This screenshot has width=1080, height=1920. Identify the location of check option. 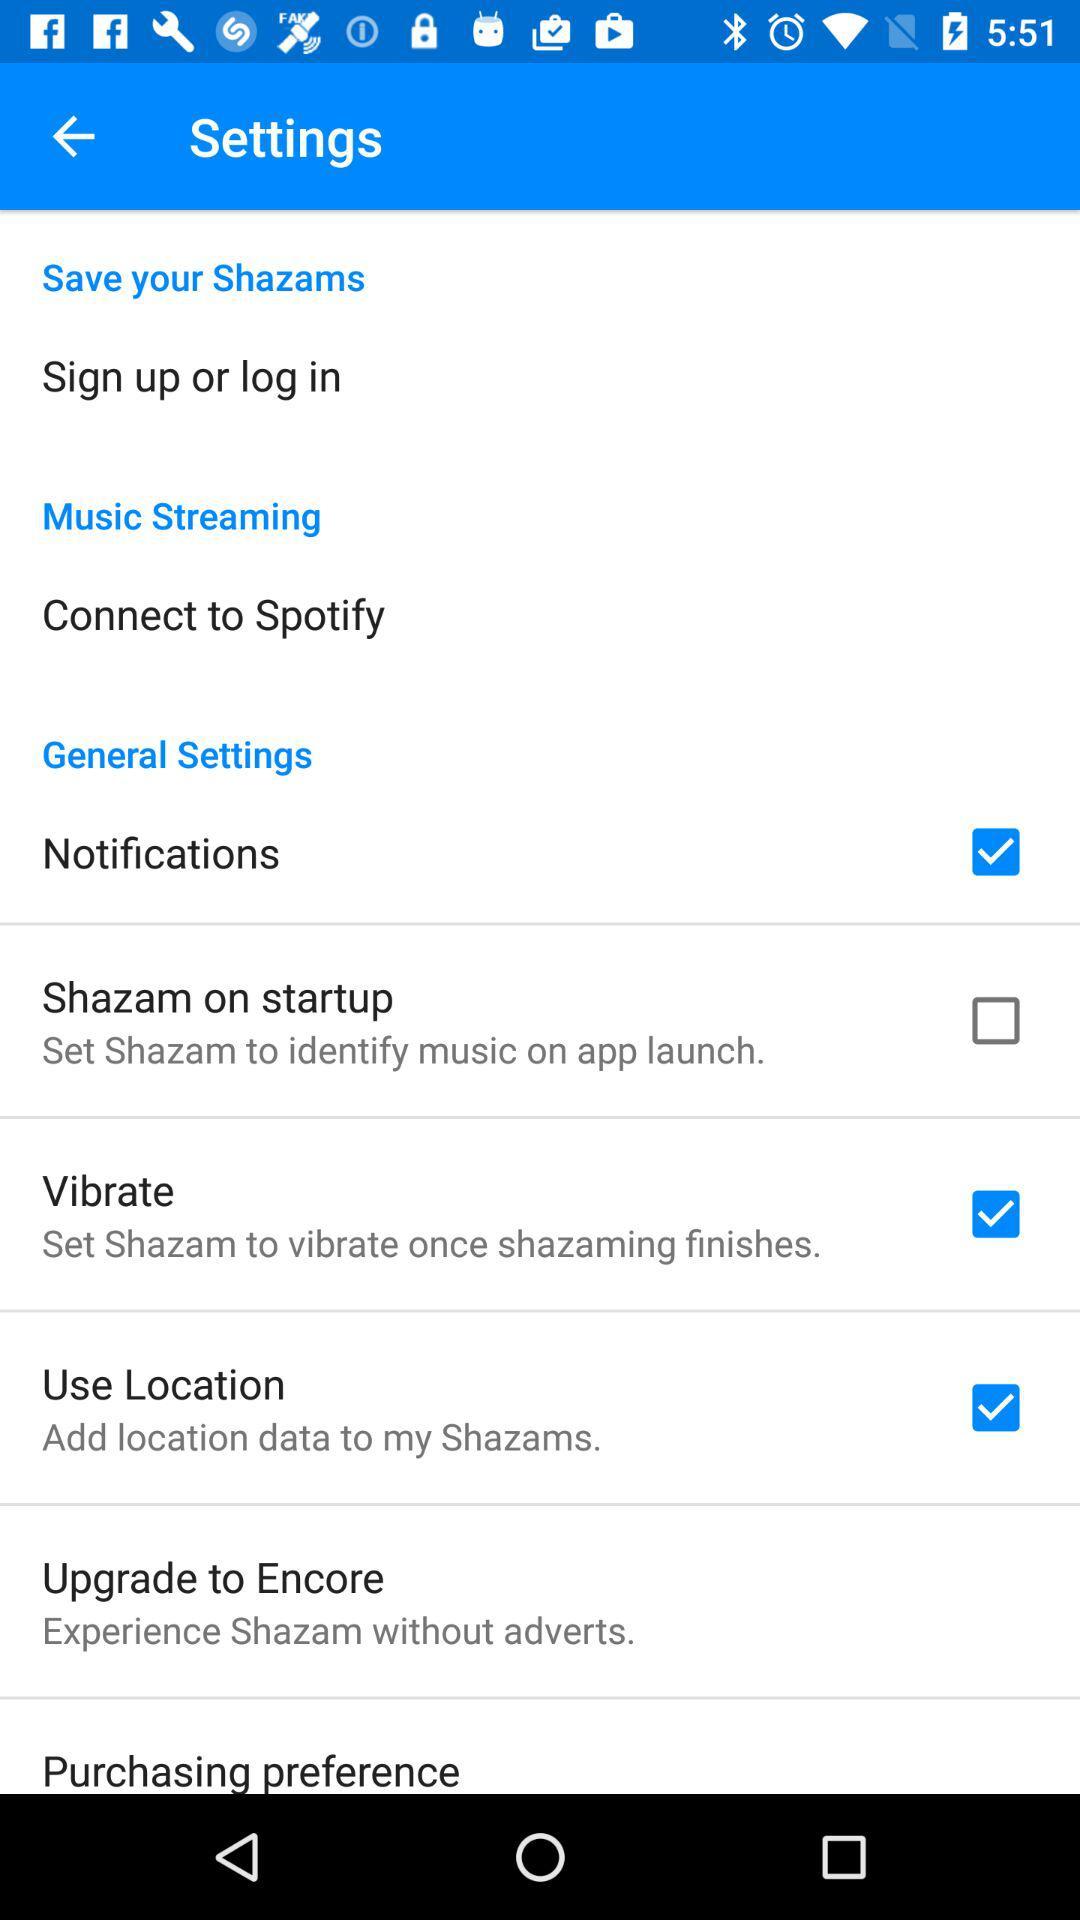
(995, 851).